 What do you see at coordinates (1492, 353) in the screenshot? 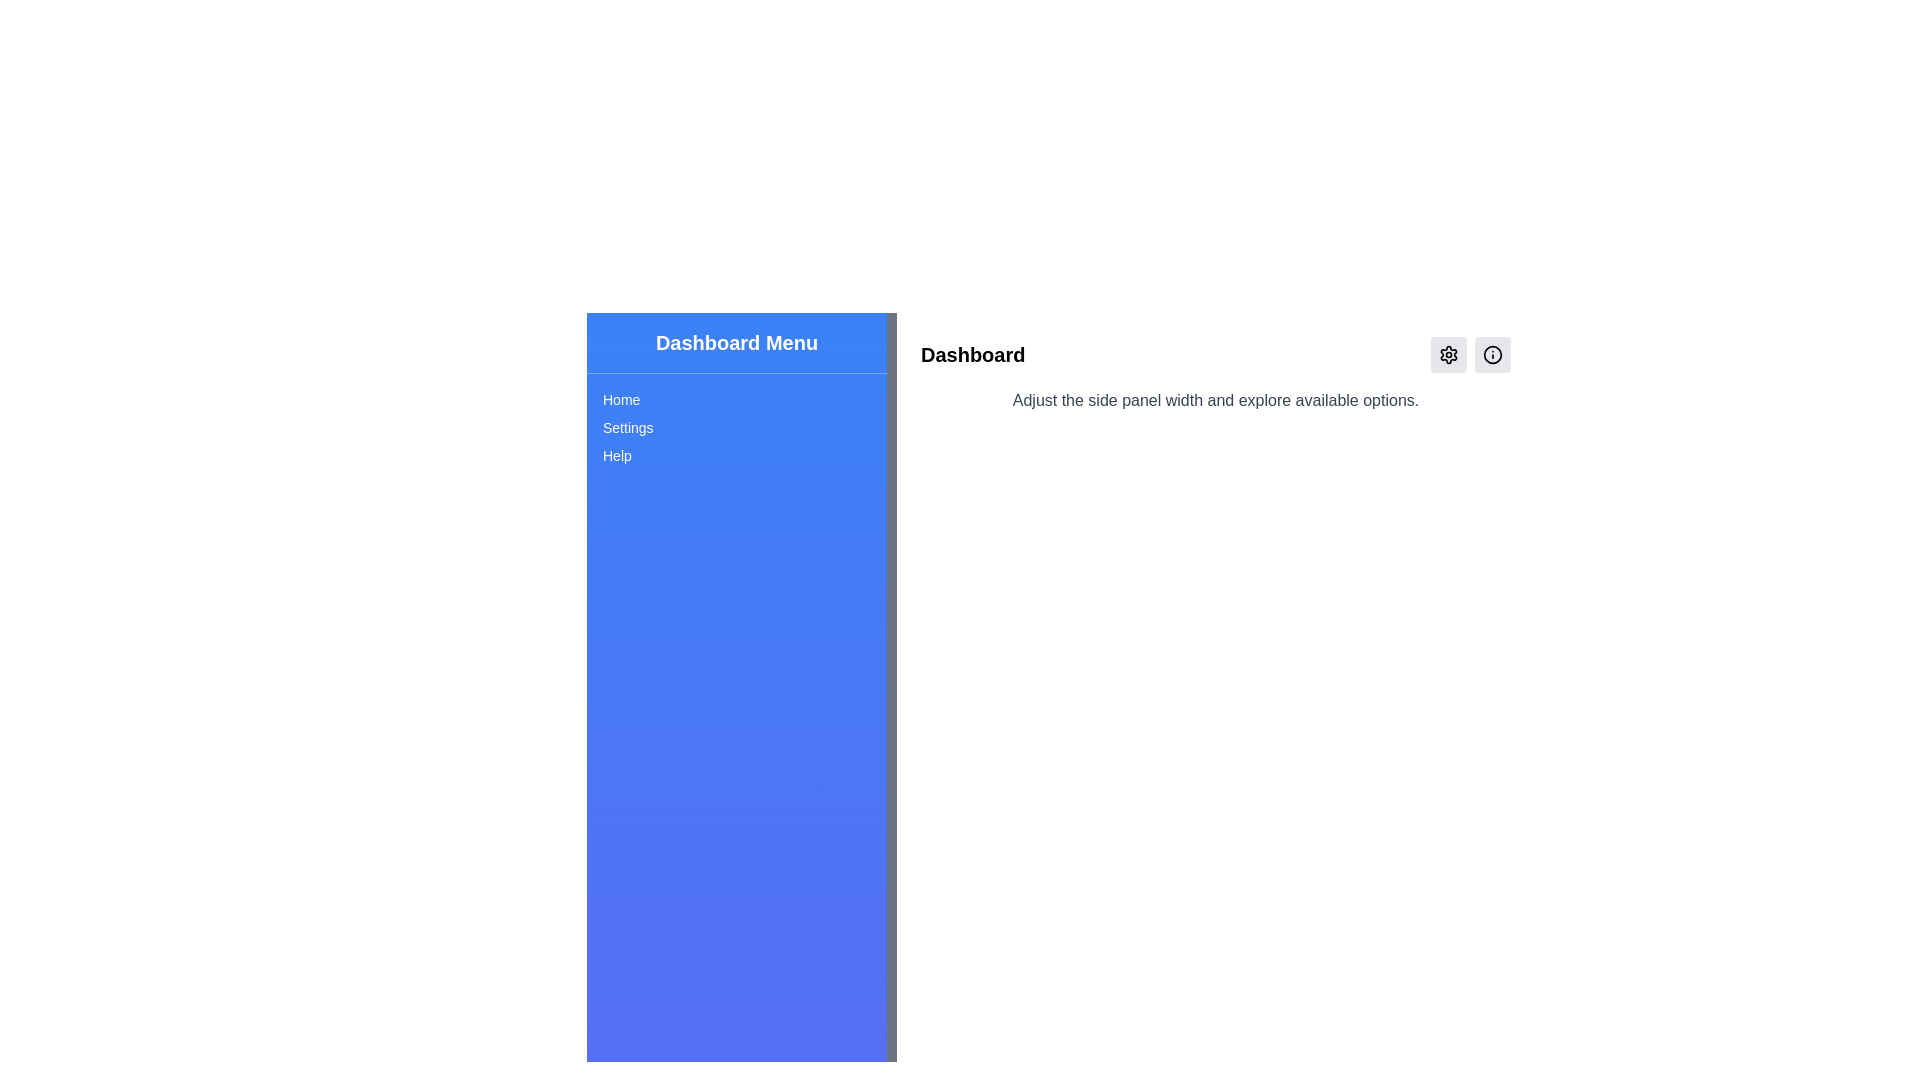
I see `the circular SVG graphic element located on the right side of the main dashboard content area, which is part of an icon group adjacent to instructional text` at bounding box center [1492, 353].